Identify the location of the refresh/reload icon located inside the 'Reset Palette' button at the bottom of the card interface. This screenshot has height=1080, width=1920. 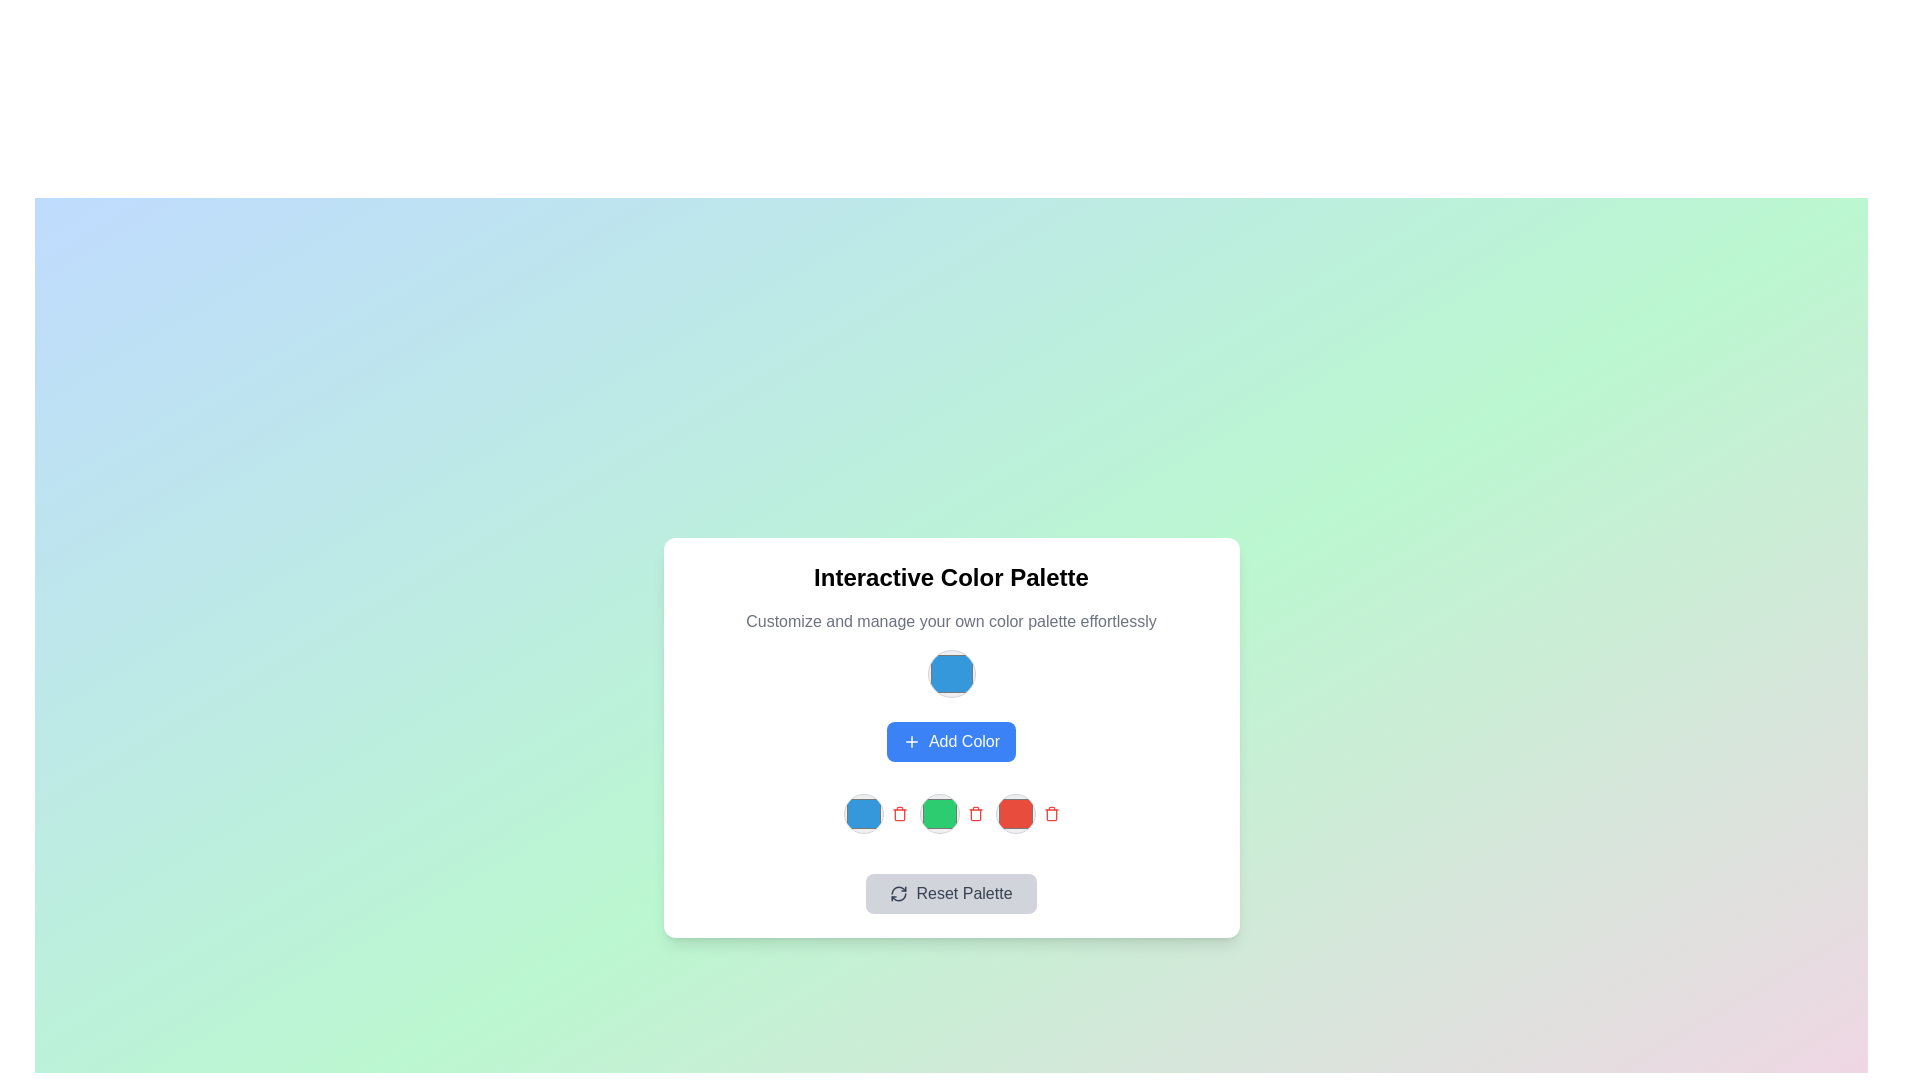
(898, 893).